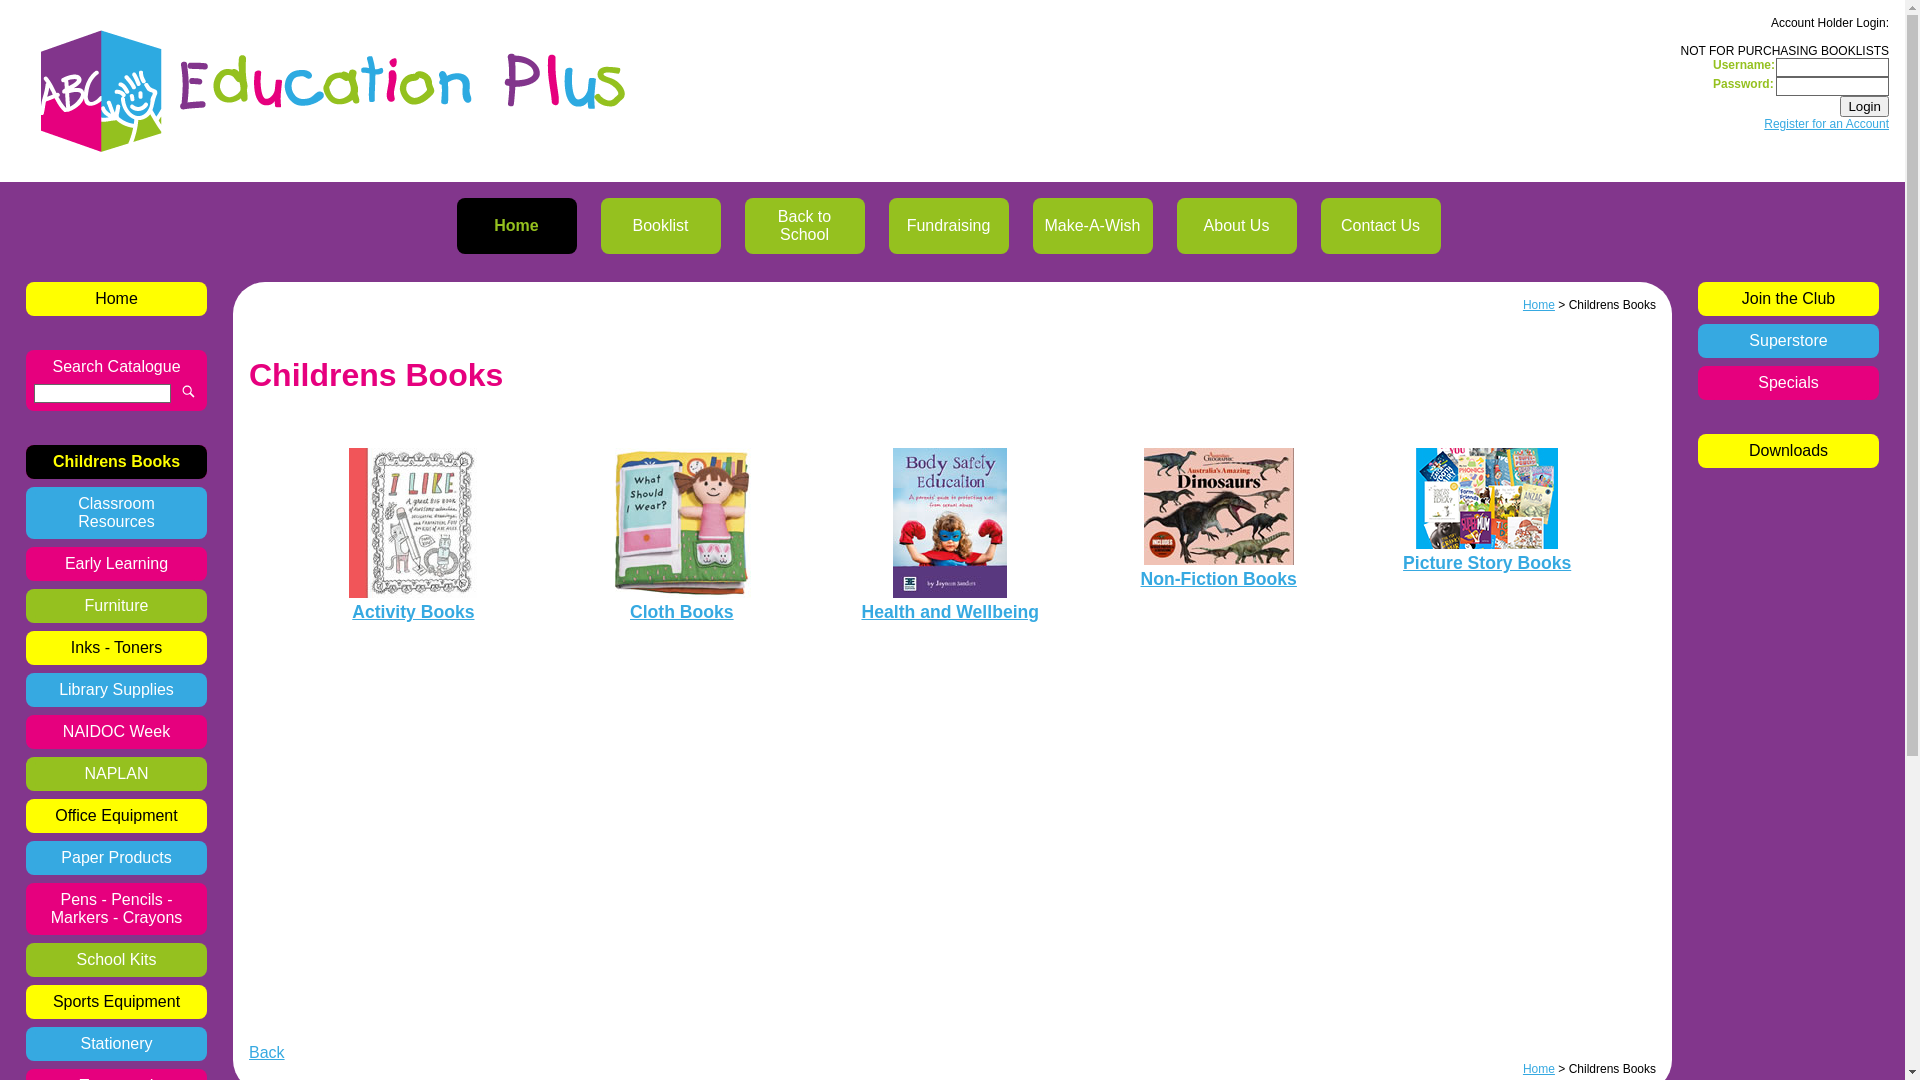  I want to click on 'Childrens Books', so click(115, 462).